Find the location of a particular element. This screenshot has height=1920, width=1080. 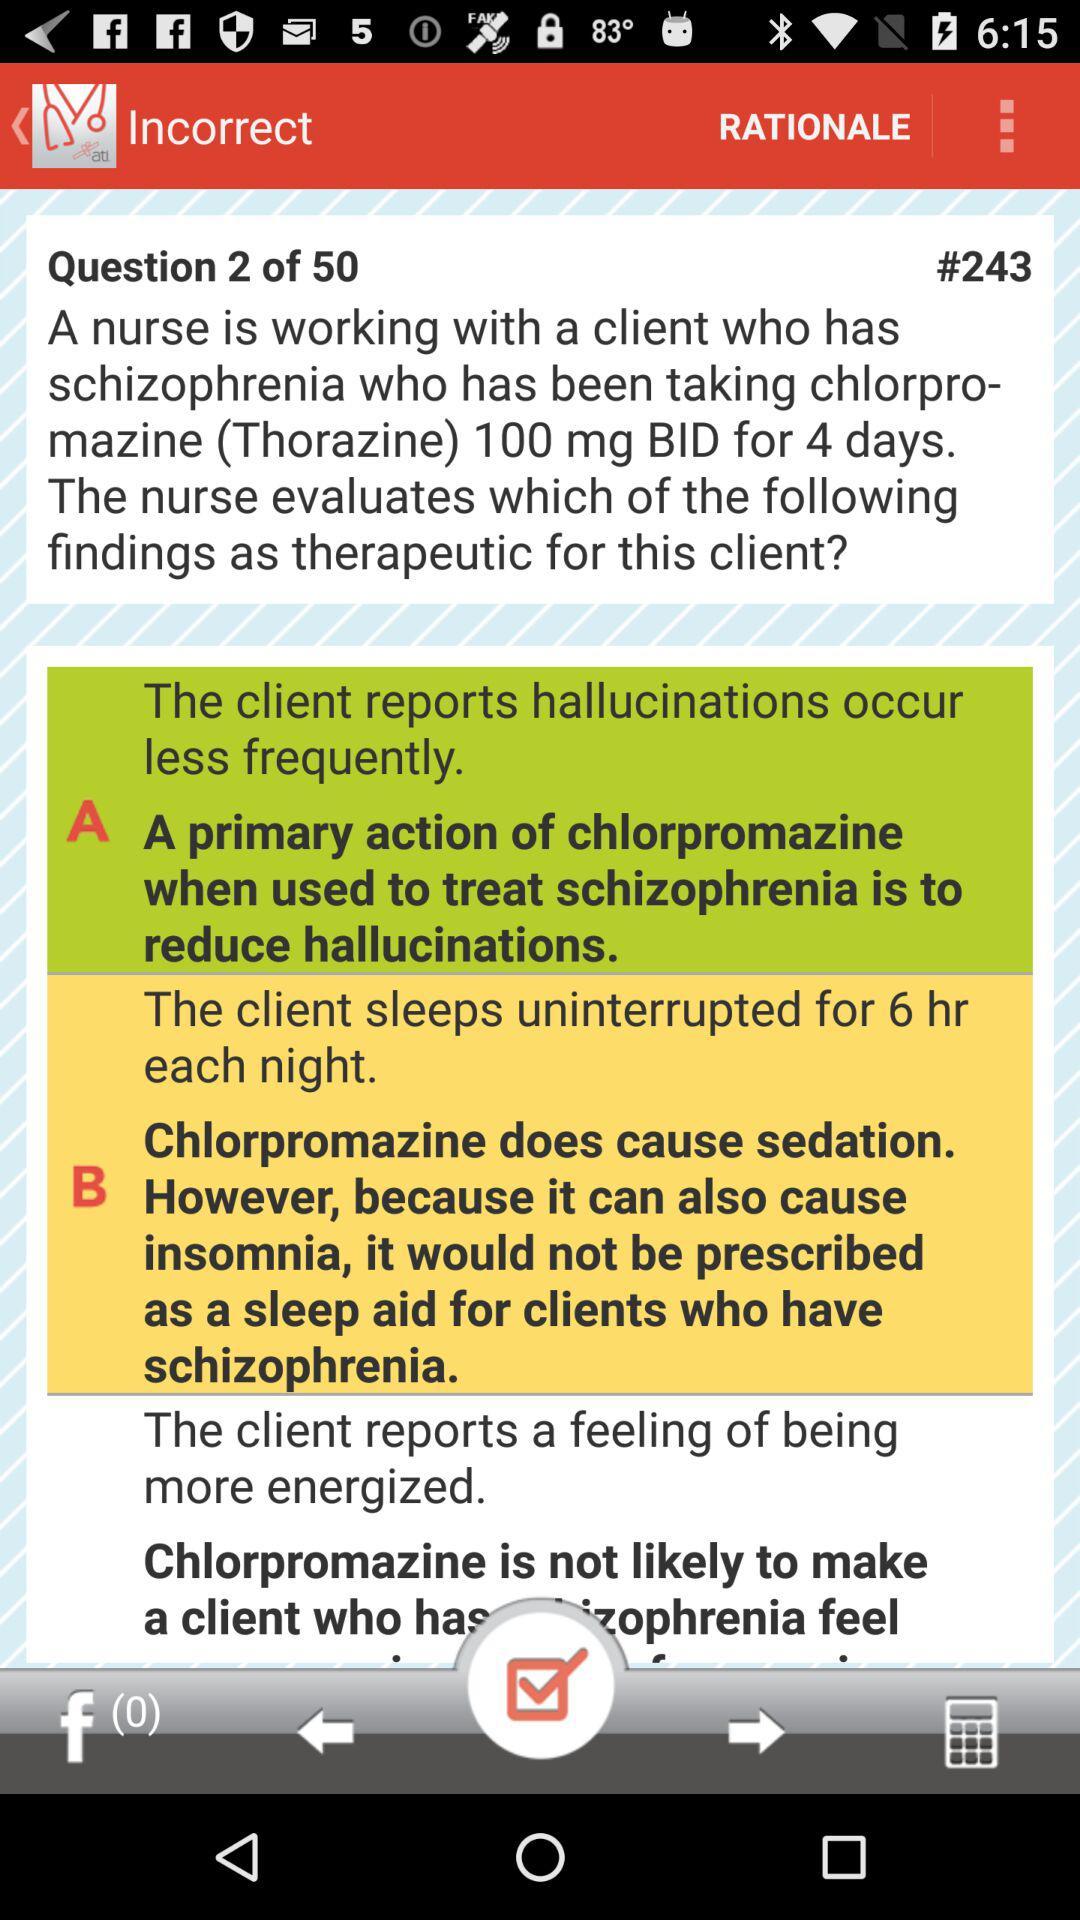

the delete icon is located at coordinates (970, 1851).